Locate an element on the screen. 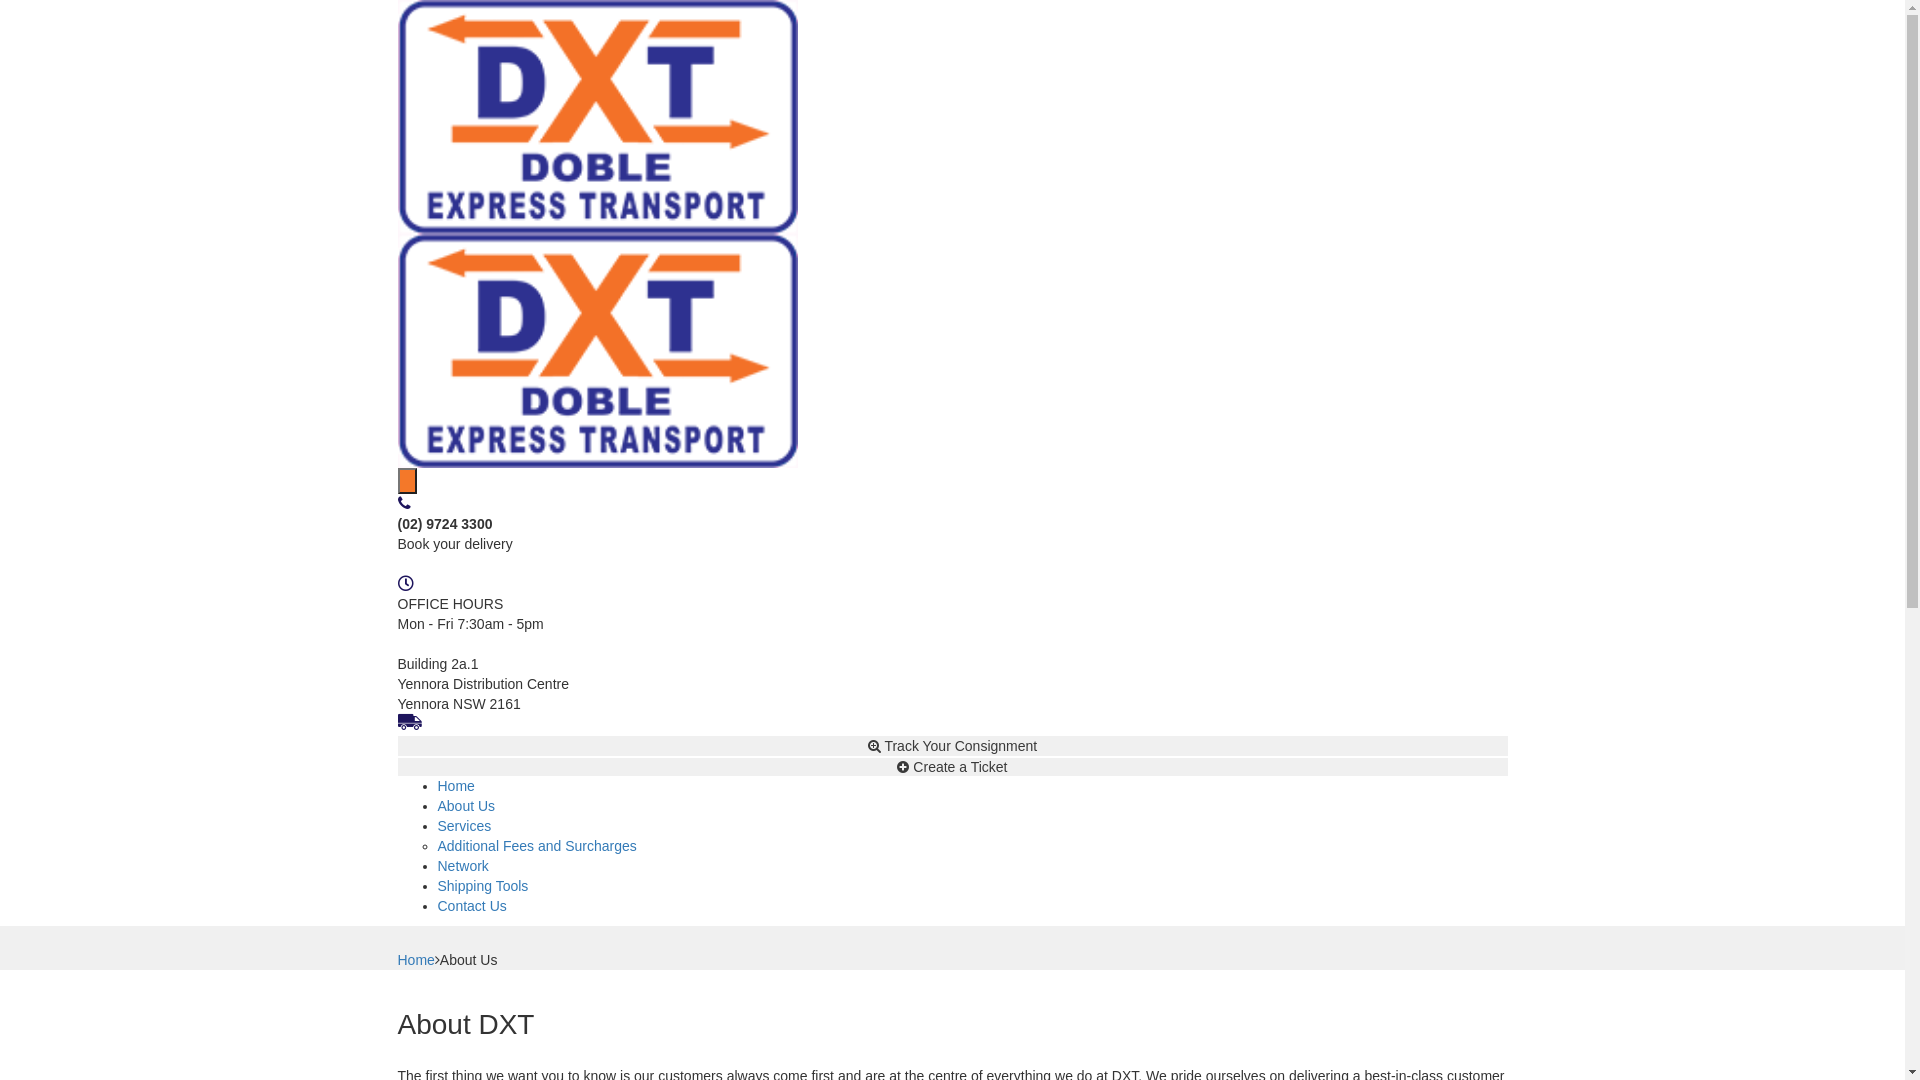 The width and height of the screenshot is (1920, 1080). 'Contact Us' is located at coordinates (471, 906).